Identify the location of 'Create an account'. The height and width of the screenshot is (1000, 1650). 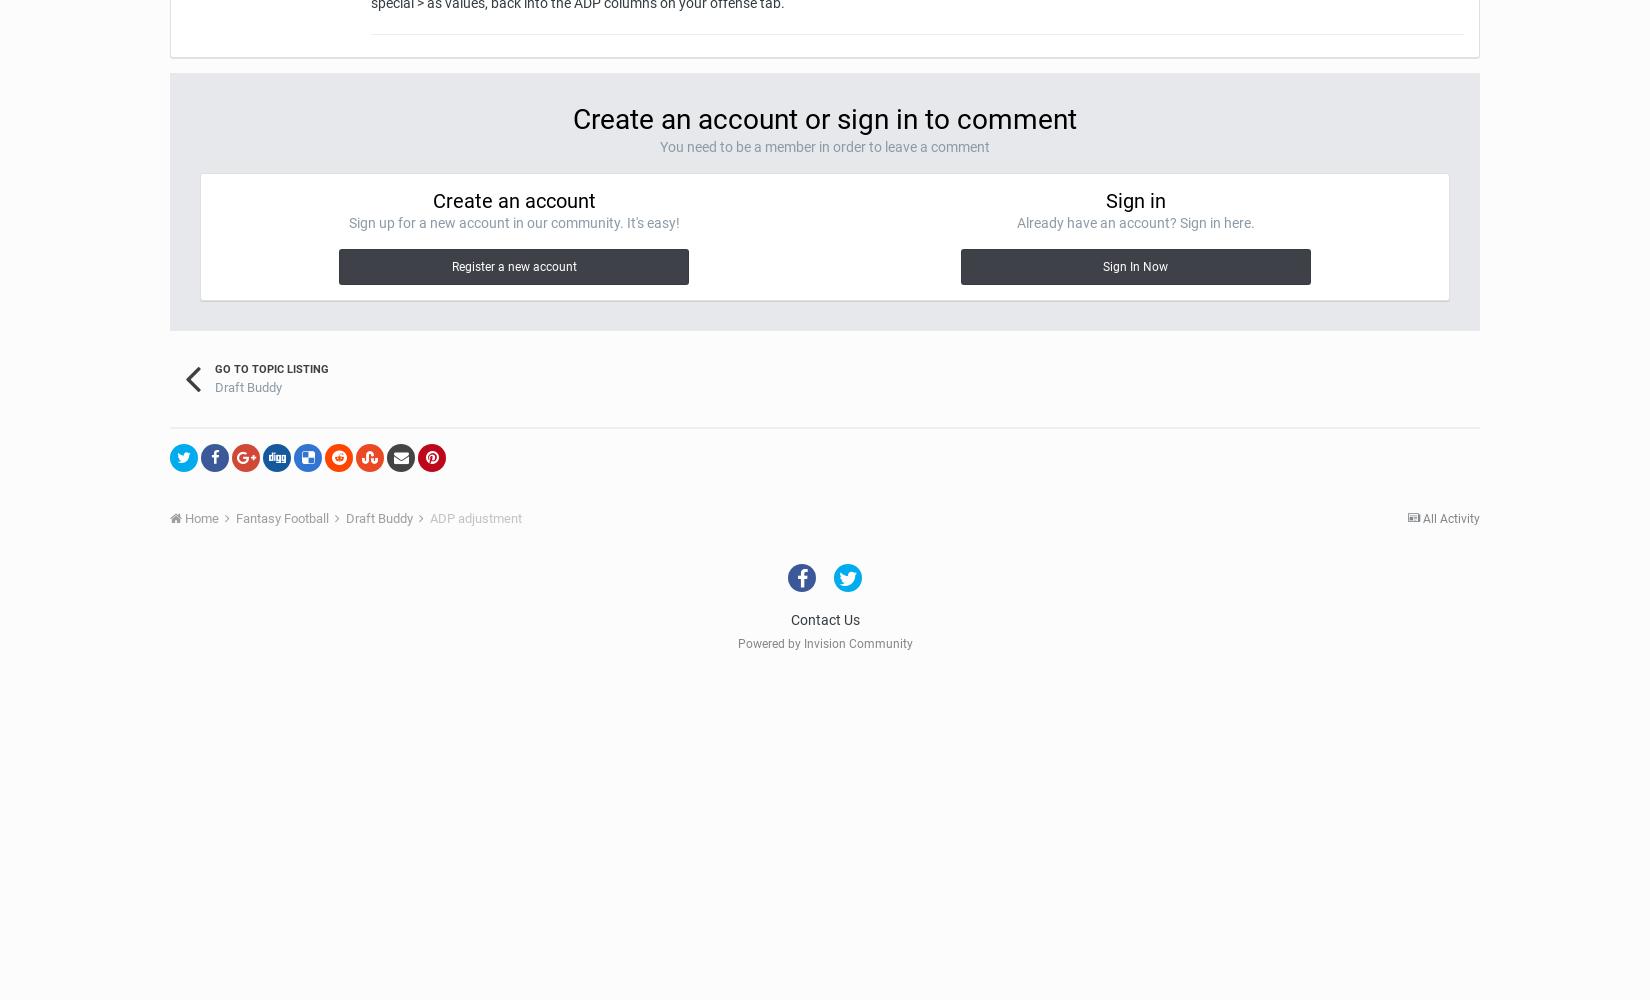
(512, 199).